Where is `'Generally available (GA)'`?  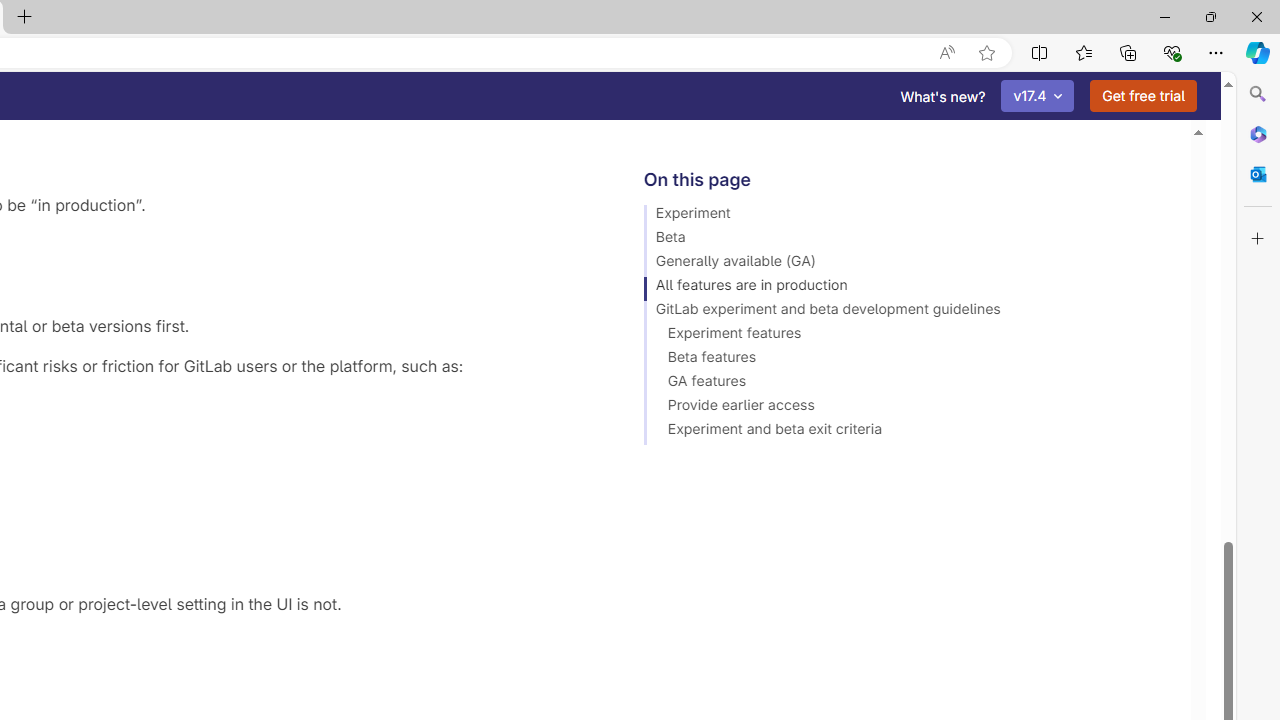
'Generally available (GA)' is located at coordinates (907, 263).